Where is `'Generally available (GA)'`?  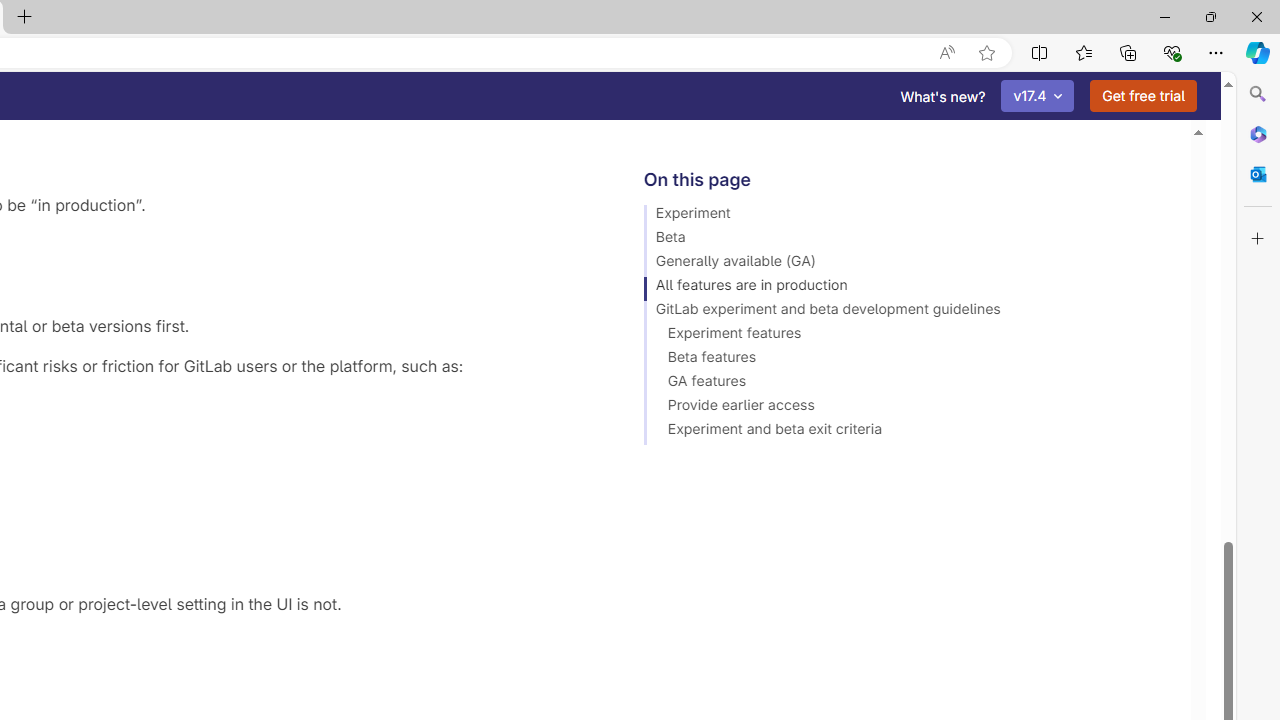
'Generally available (GA)' is located at coordinates (907, 263).